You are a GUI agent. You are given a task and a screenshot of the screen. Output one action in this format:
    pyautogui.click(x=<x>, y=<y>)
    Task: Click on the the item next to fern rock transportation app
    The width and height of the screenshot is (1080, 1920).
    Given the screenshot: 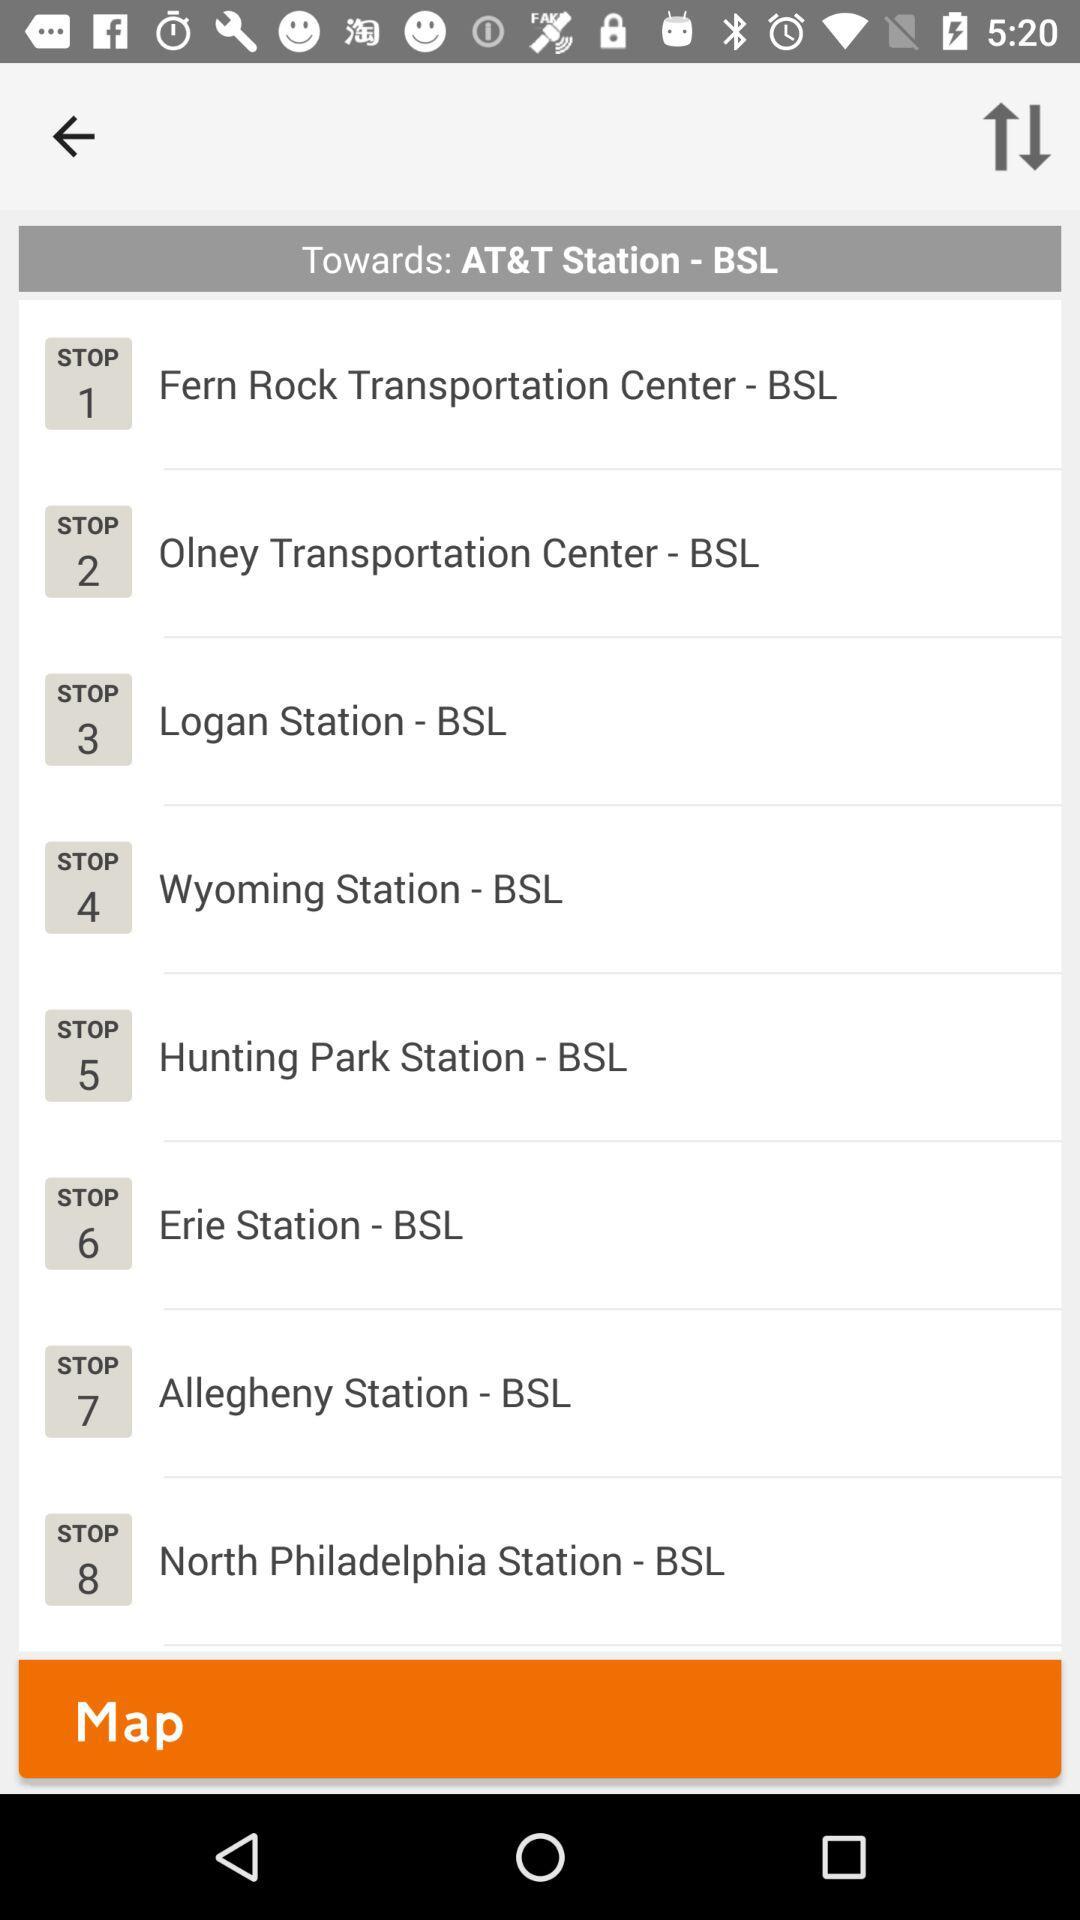 What is the action you would take?
    pyautogui.click(x=87, y=400)
    